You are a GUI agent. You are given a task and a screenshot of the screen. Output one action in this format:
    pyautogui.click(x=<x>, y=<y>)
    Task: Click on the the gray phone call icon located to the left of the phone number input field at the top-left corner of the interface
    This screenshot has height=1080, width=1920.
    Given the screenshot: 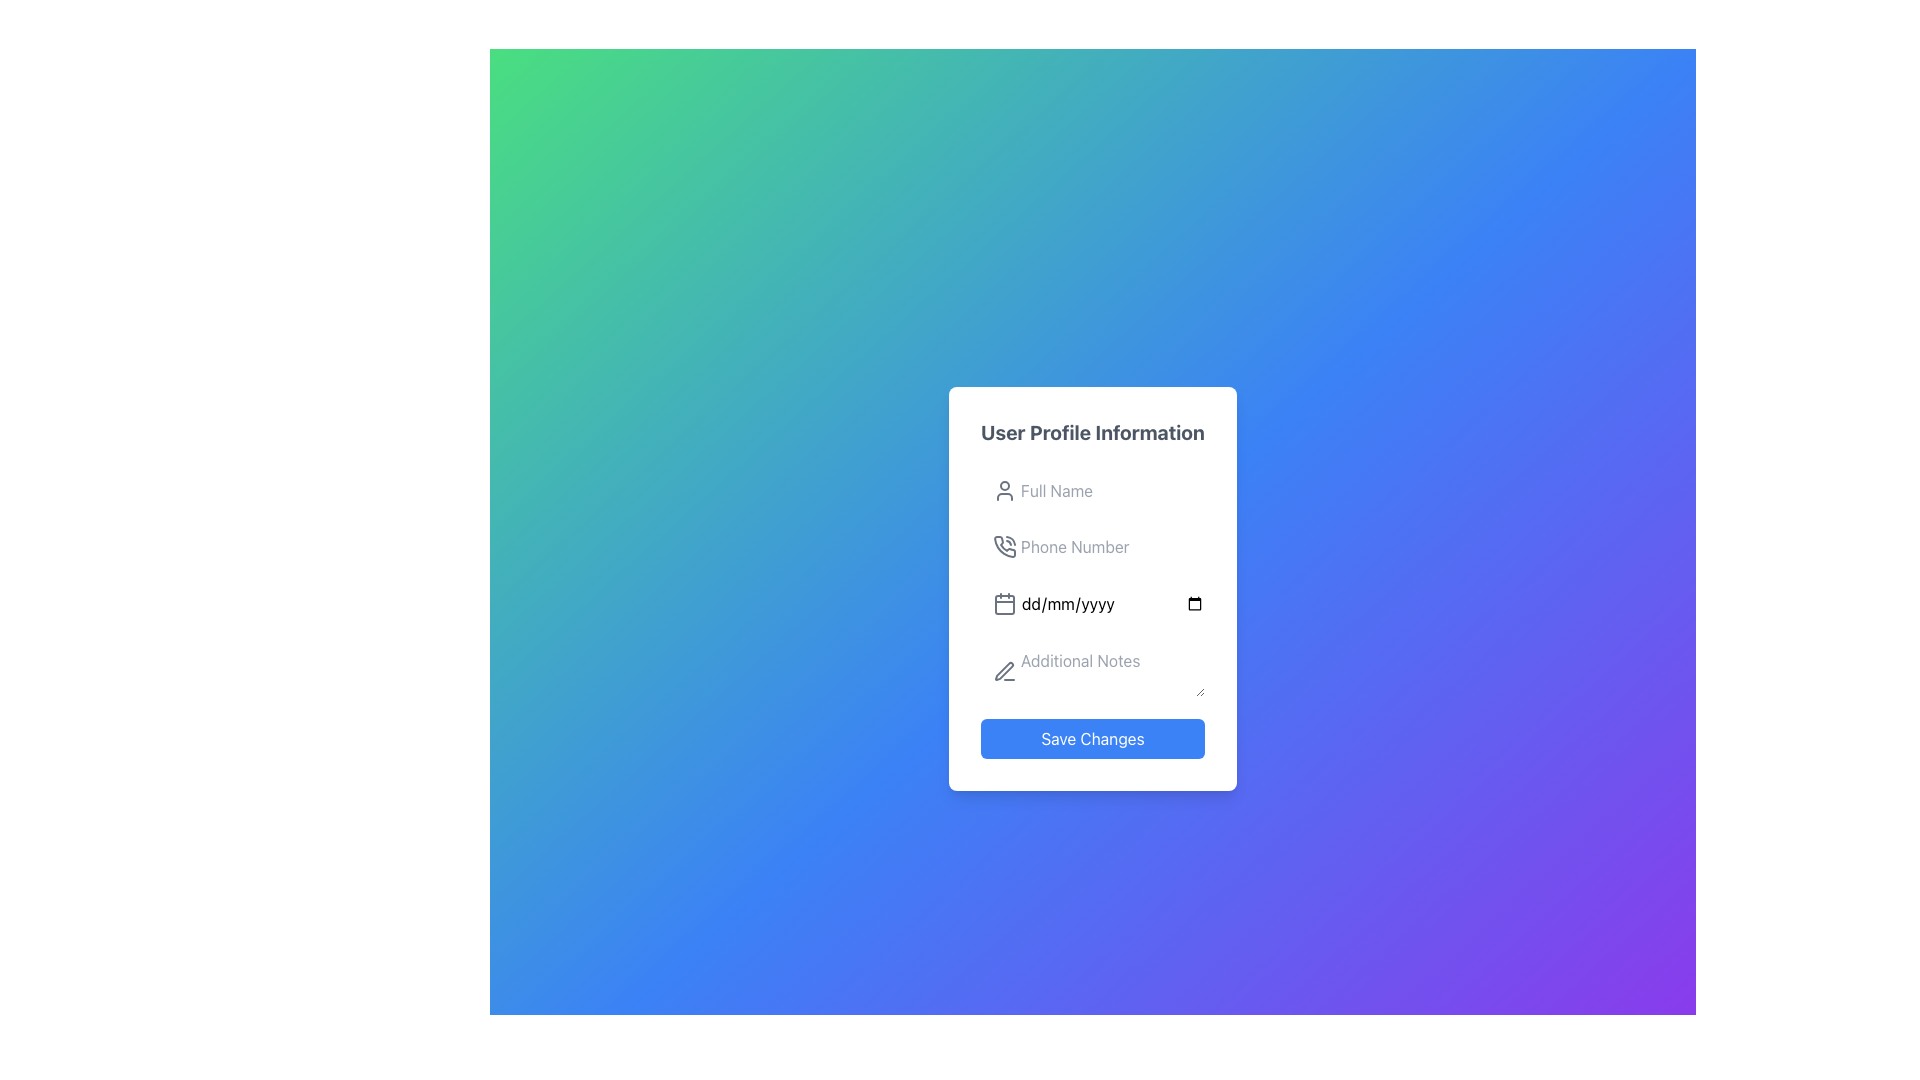 What is the action you would take?
    pyautogui.click(x=1004, y=547)
    